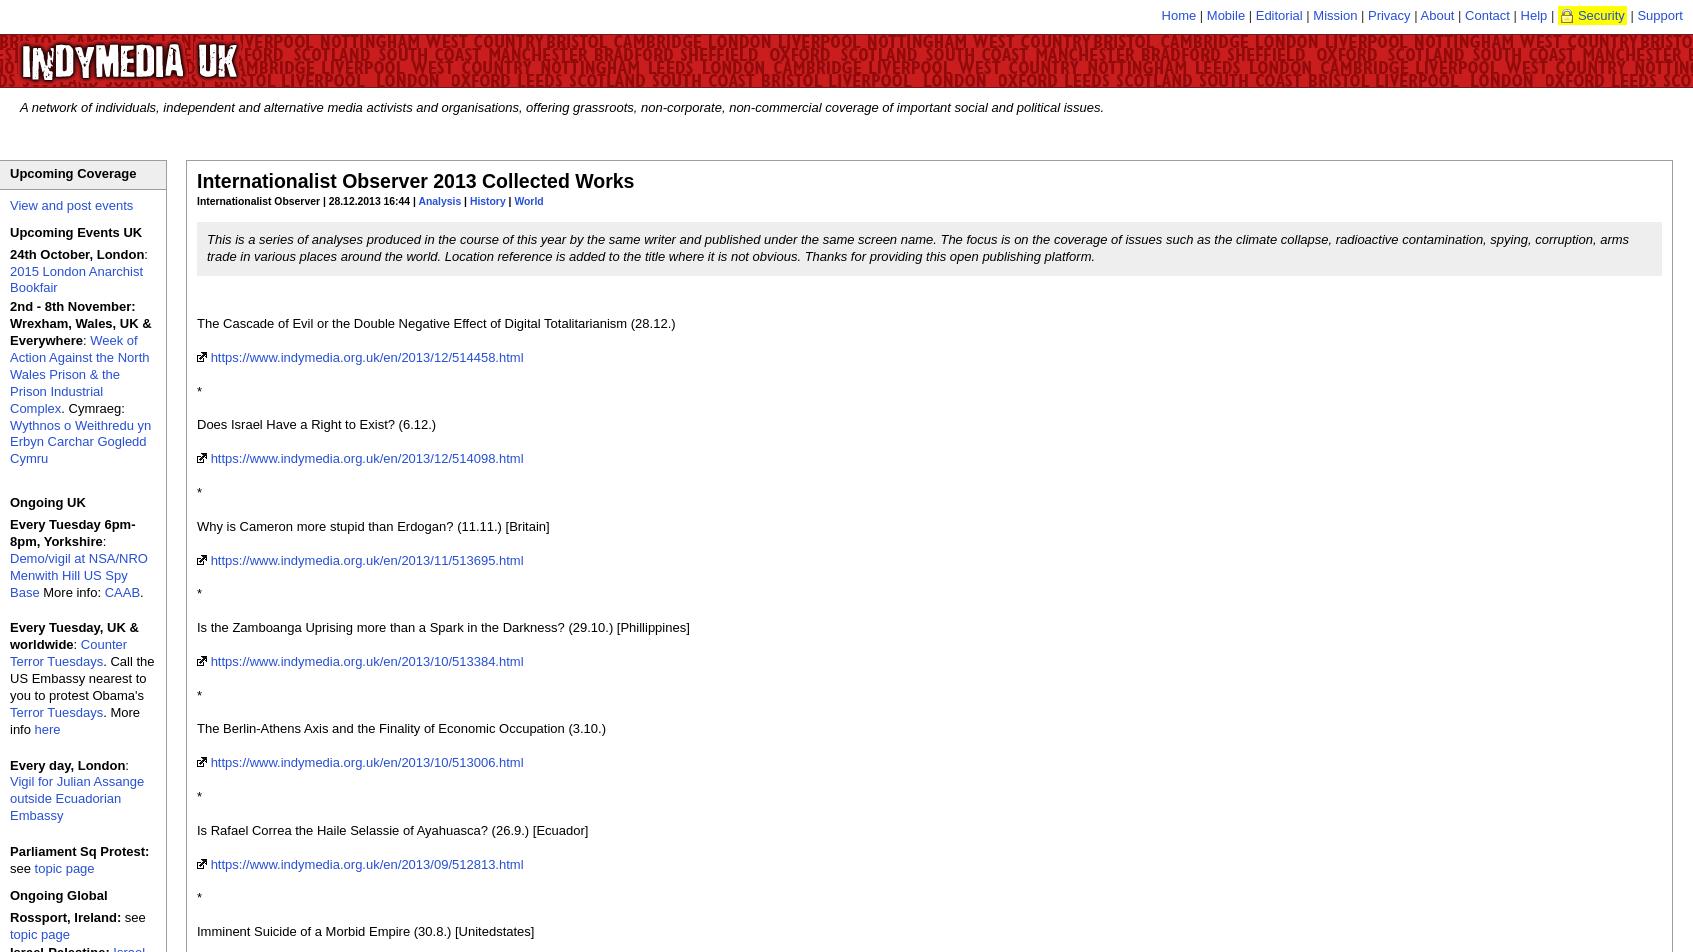 The image size is (1693, 952). What do you see at coordinates (1436, 15) in the screenshot?
I see `'About'` at bounding box center [1436, 15].